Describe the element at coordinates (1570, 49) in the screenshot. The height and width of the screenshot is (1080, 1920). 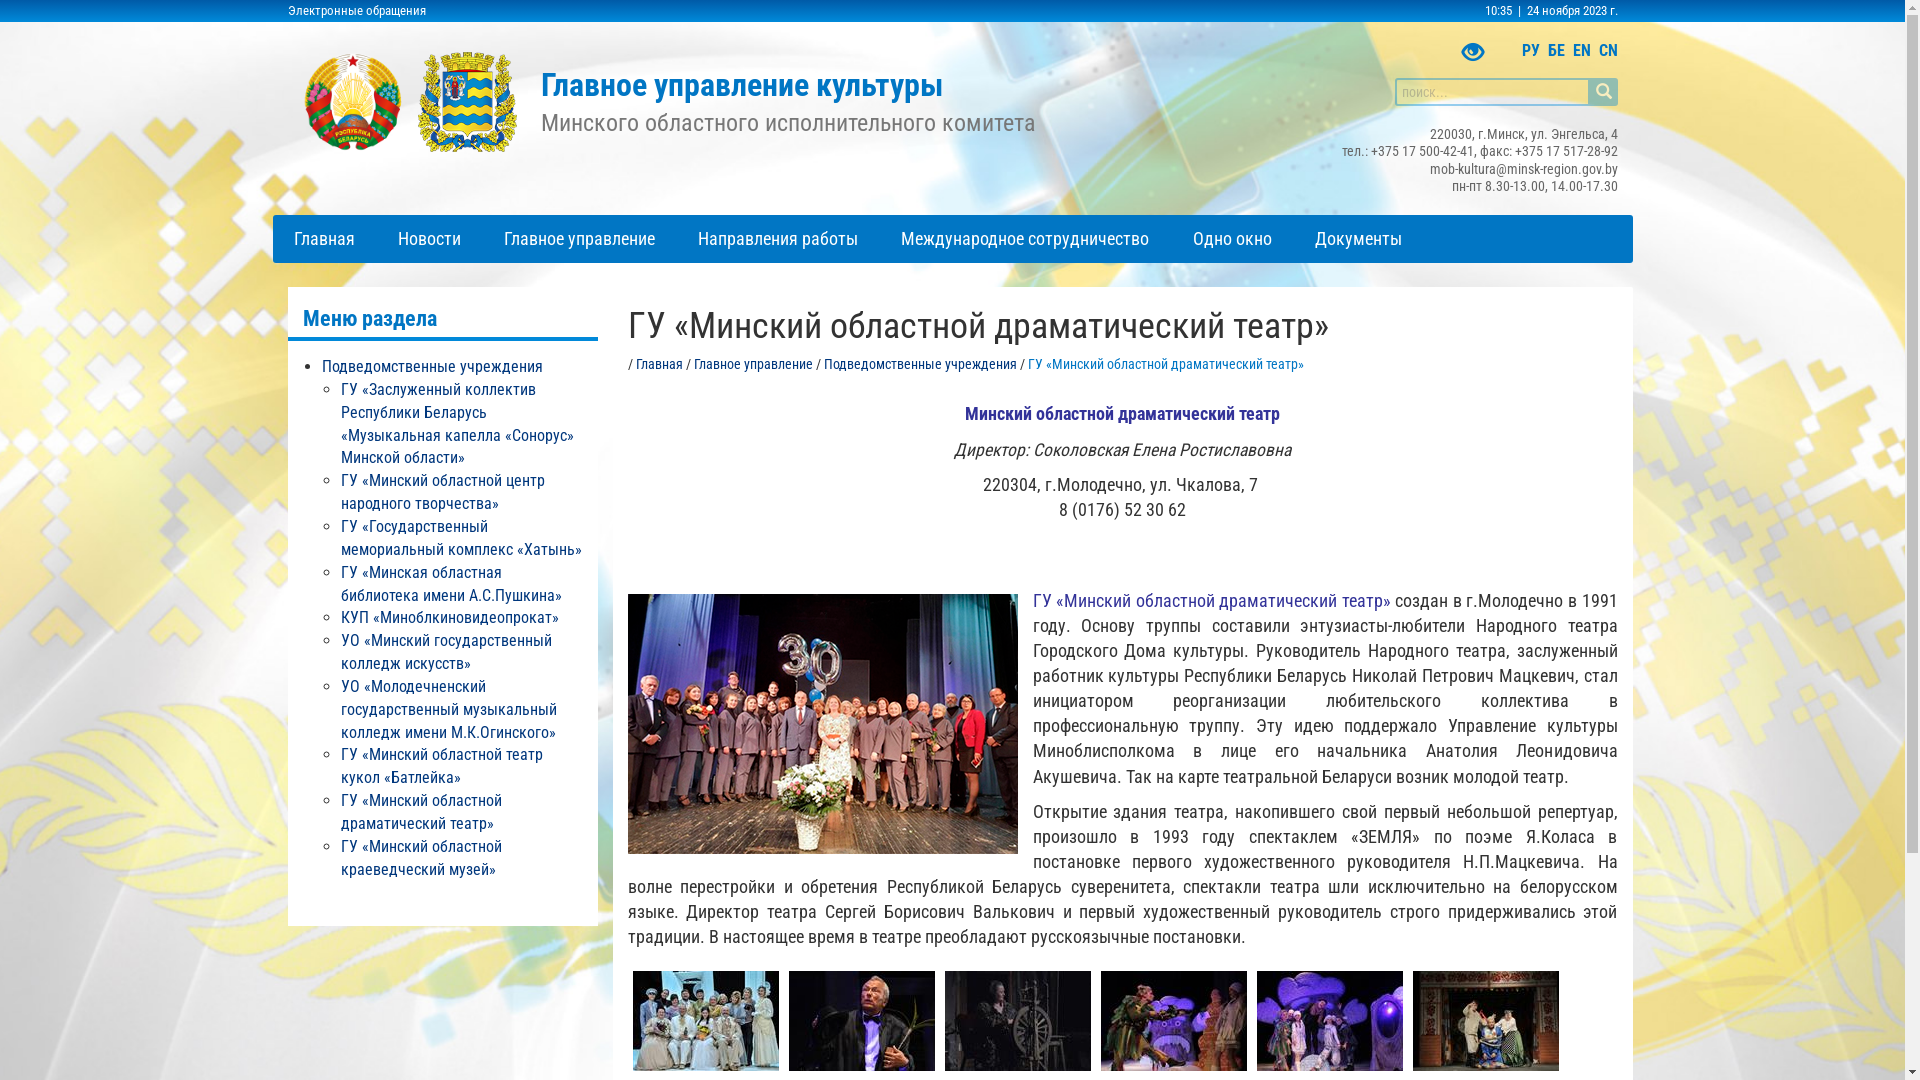
I see `'EN'` at that location.